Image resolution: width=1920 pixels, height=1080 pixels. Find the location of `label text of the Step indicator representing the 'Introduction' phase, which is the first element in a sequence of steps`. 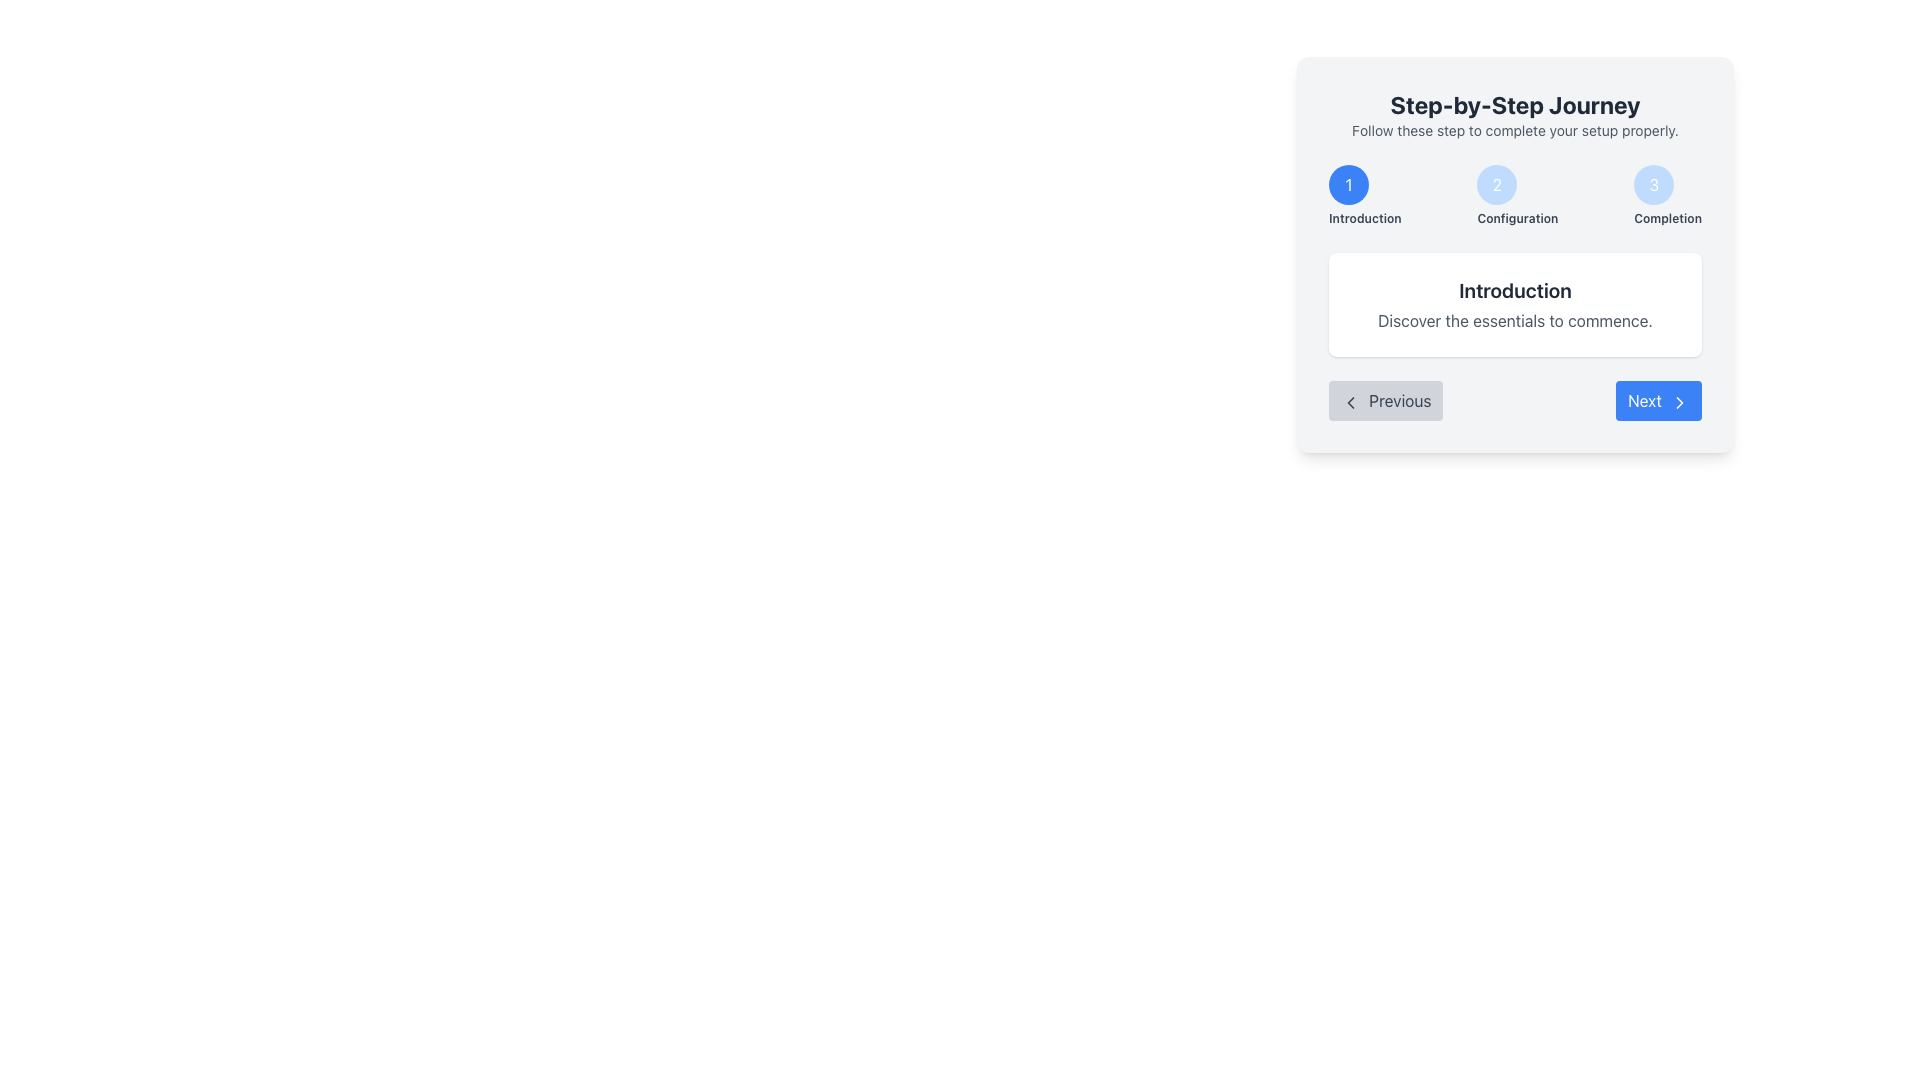

label text of the Step indicator representing the 'Introduction' phase, which is the first element in a sequence of steps is located at coordinates (1364, 196).